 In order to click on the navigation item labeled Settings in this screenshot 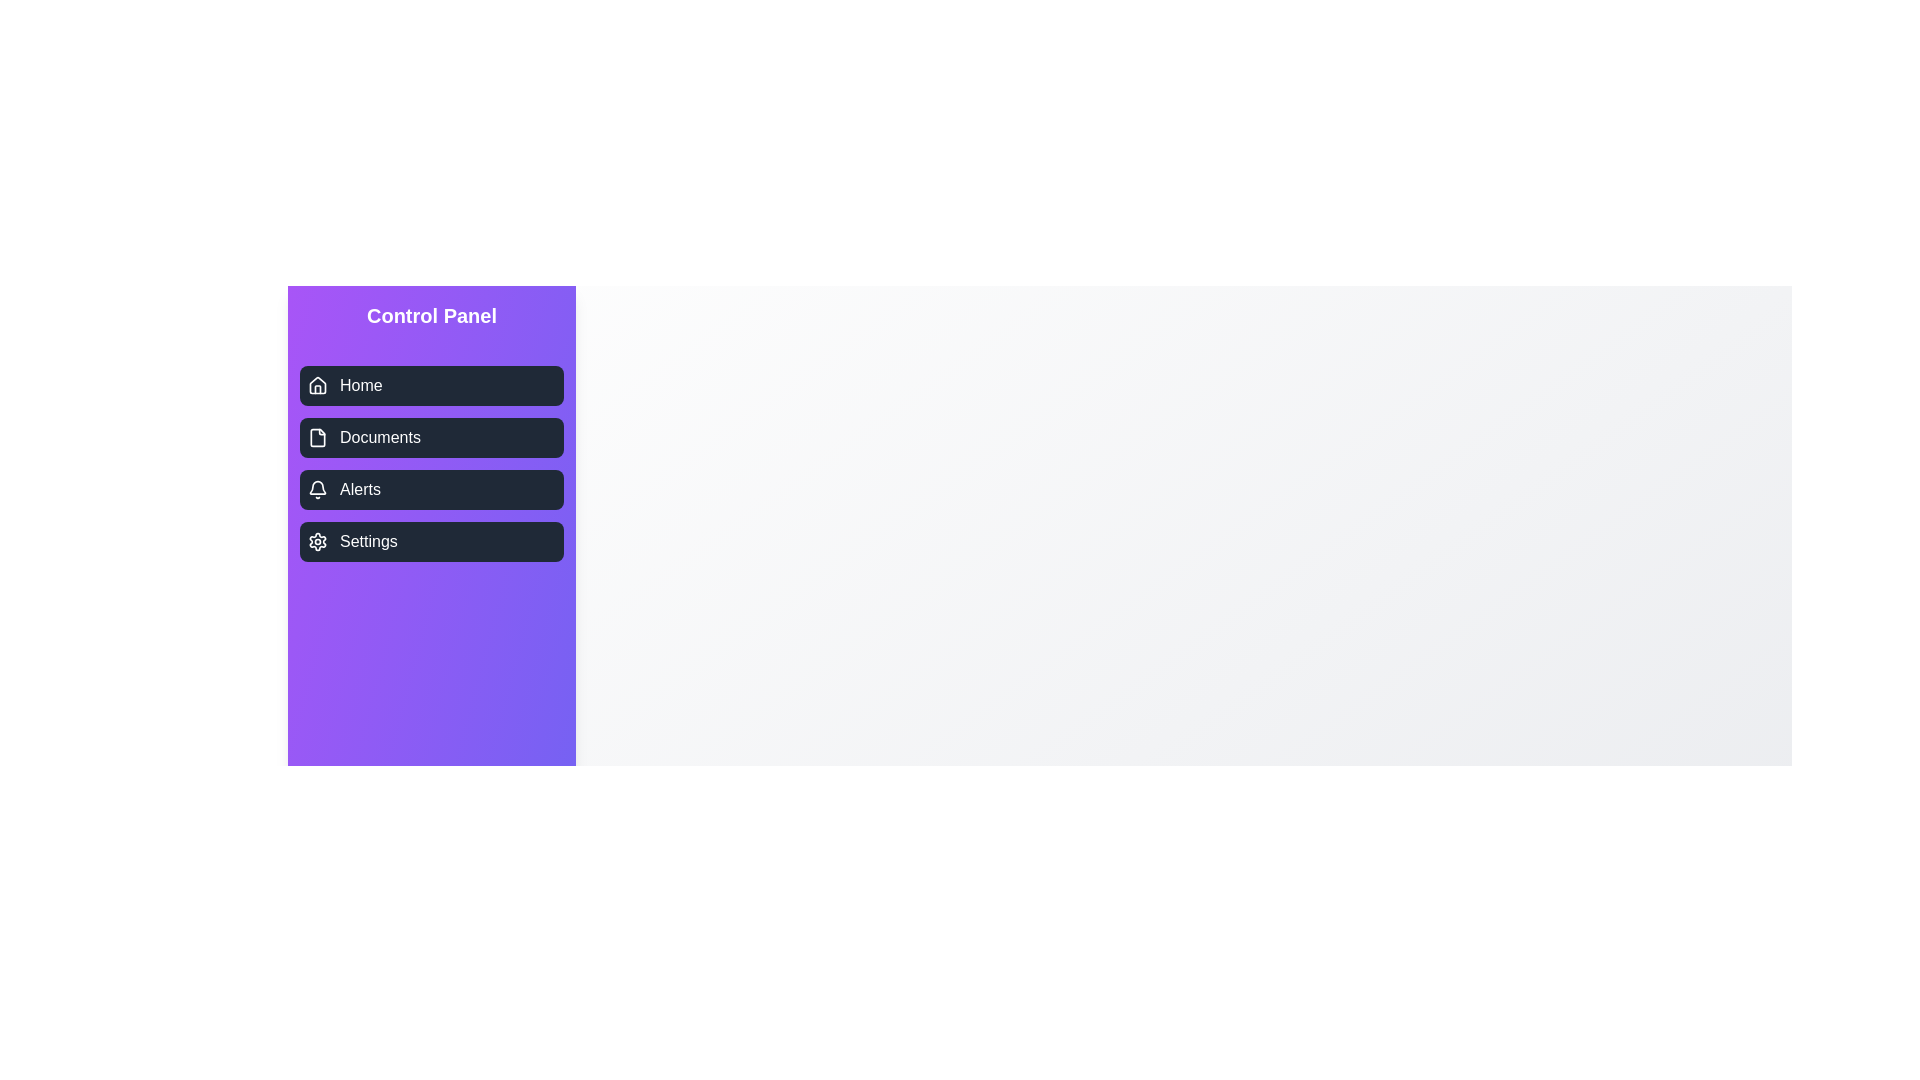, I will do `click(431, 542)`.